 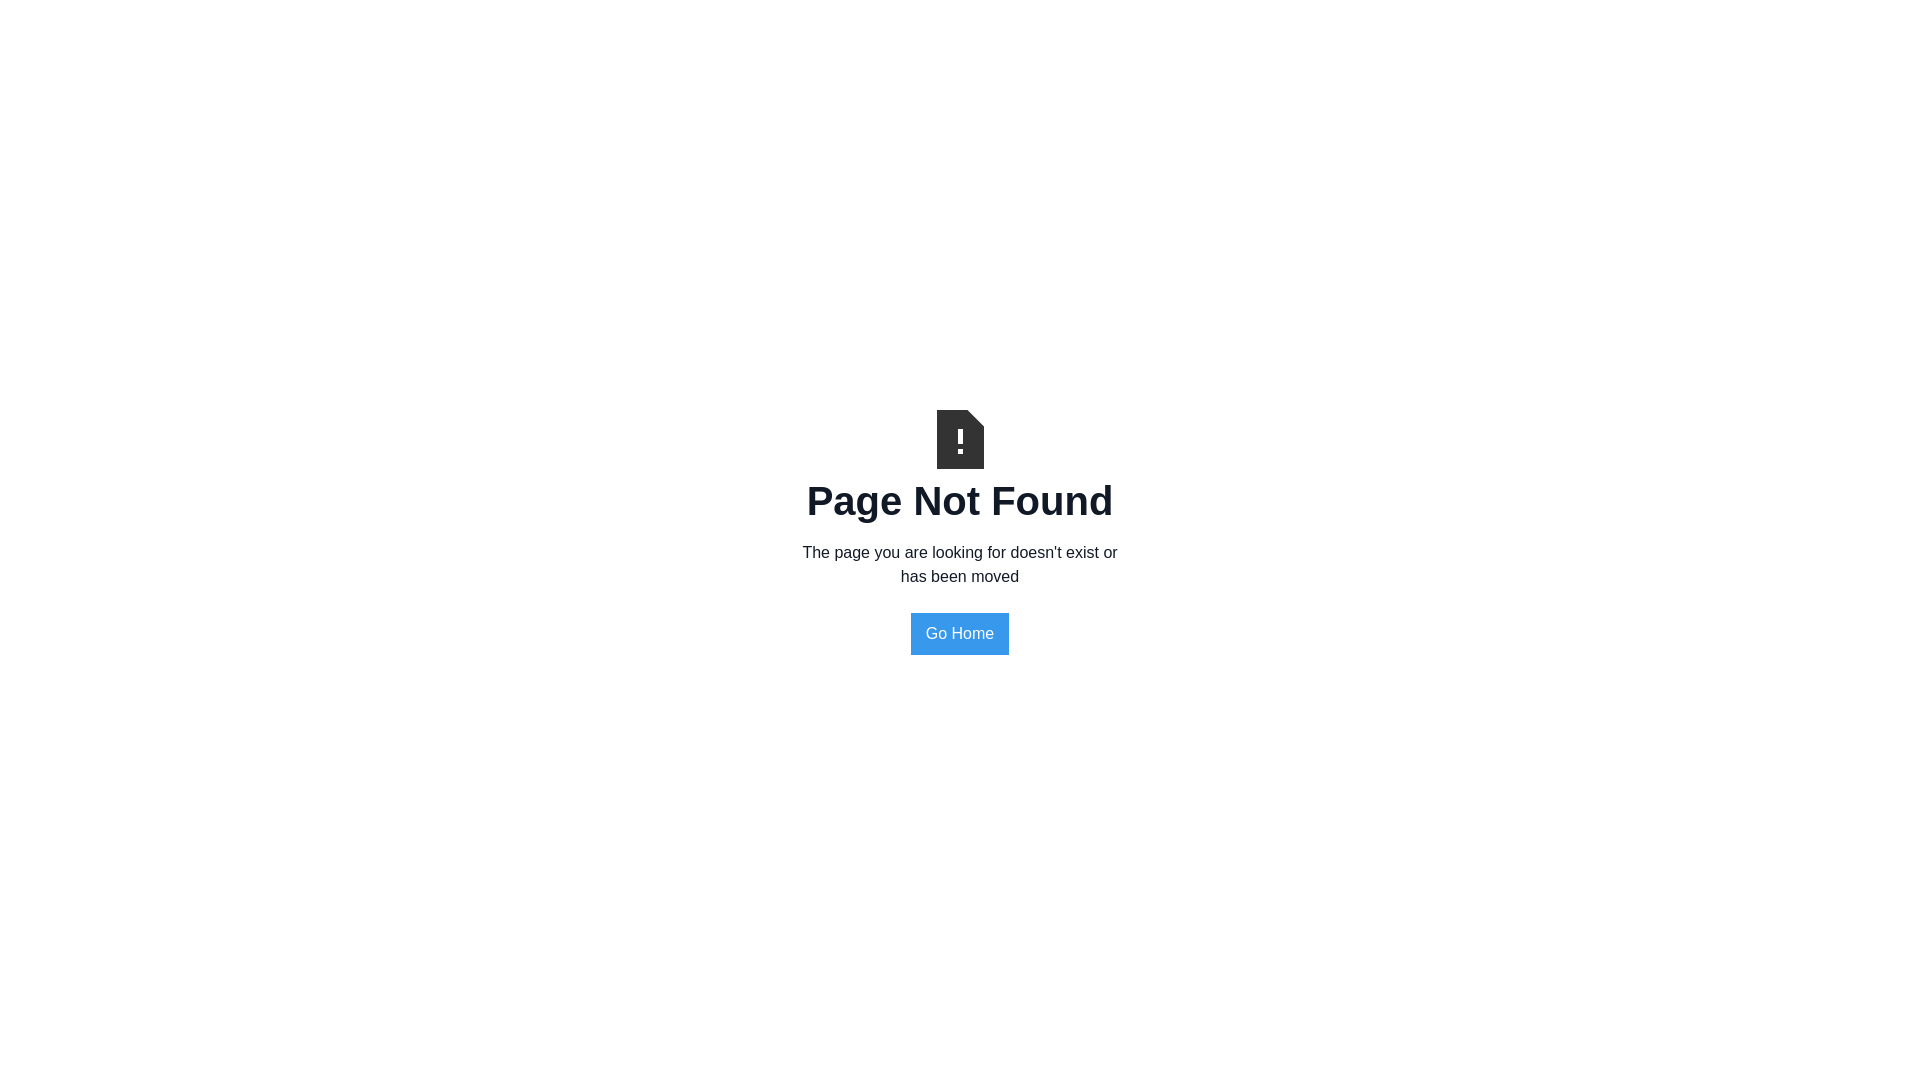 I want to click on 'Go Home', so click(x=910, y=633).